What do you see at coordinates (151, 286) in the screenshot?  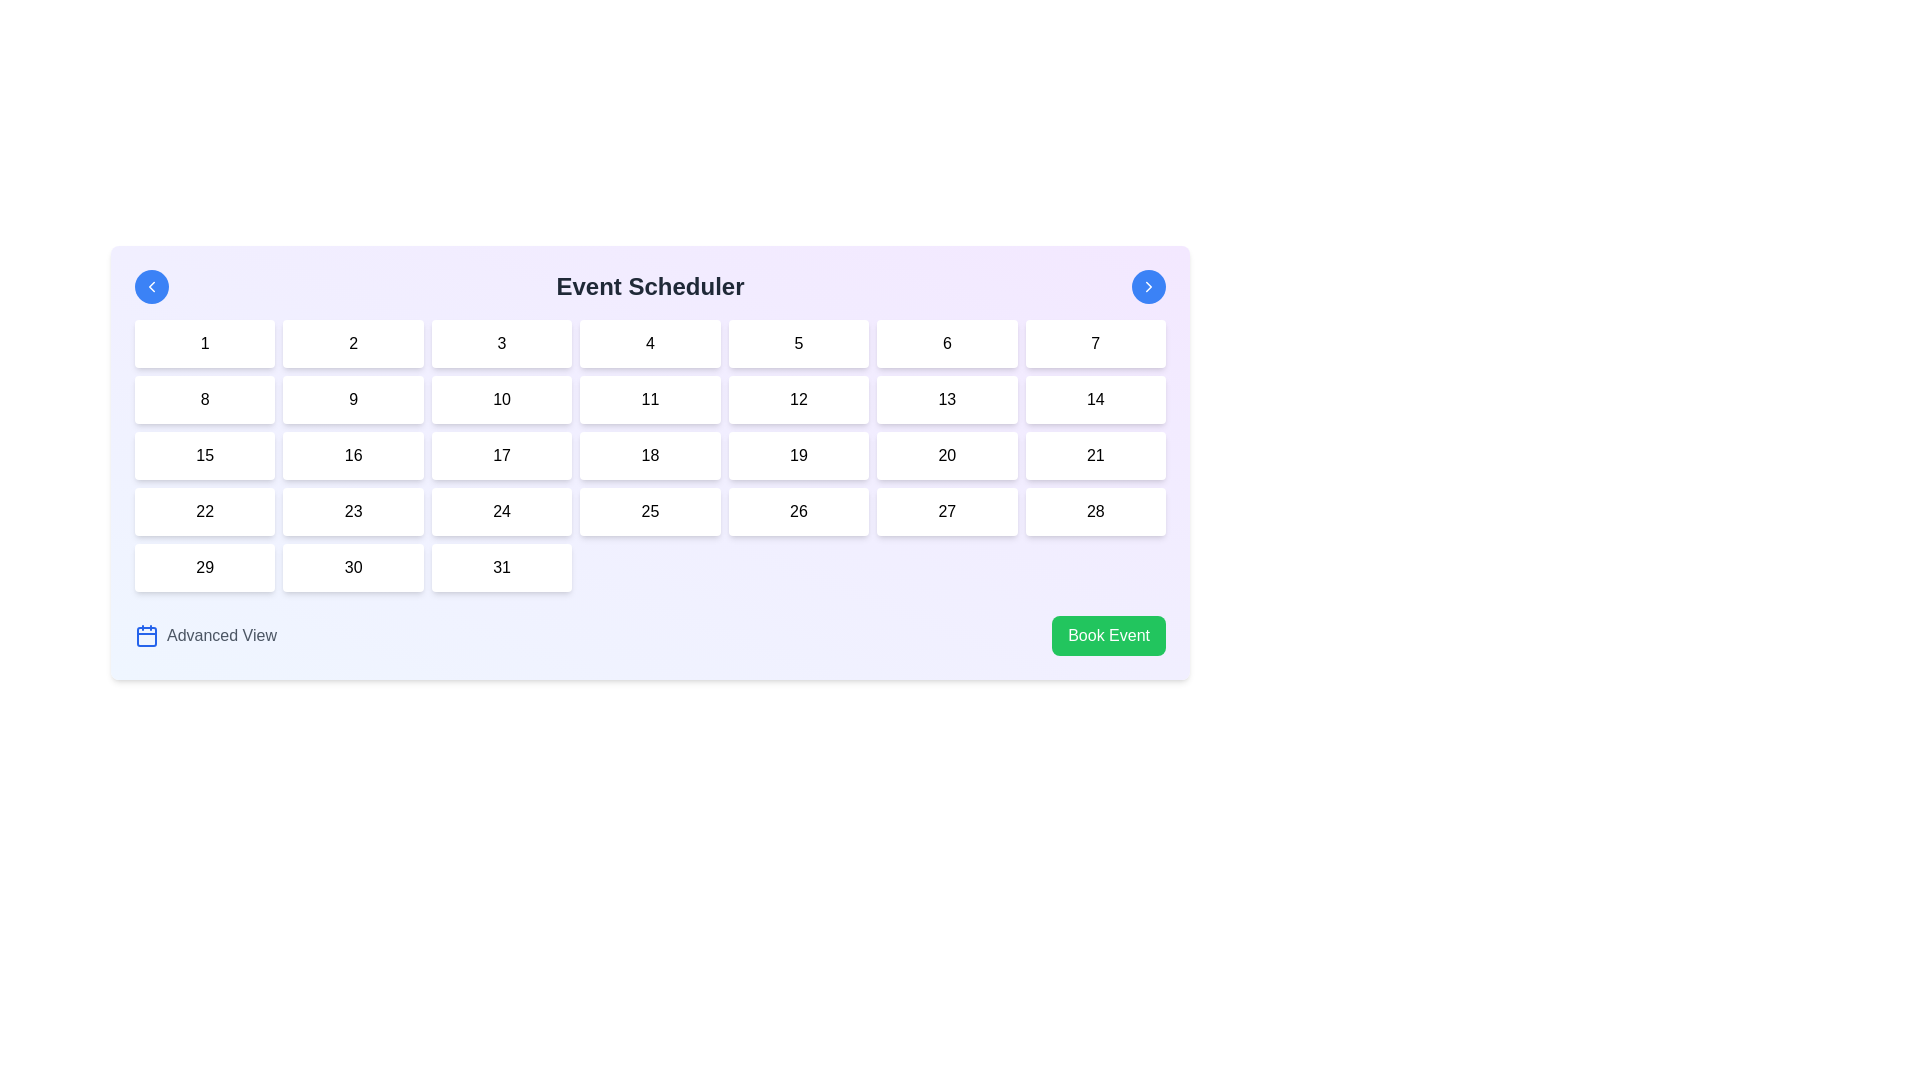 I see `the blue circular back navigation icon located at the top-left corner of the scheduler interface` at bounding box center [151, 286].